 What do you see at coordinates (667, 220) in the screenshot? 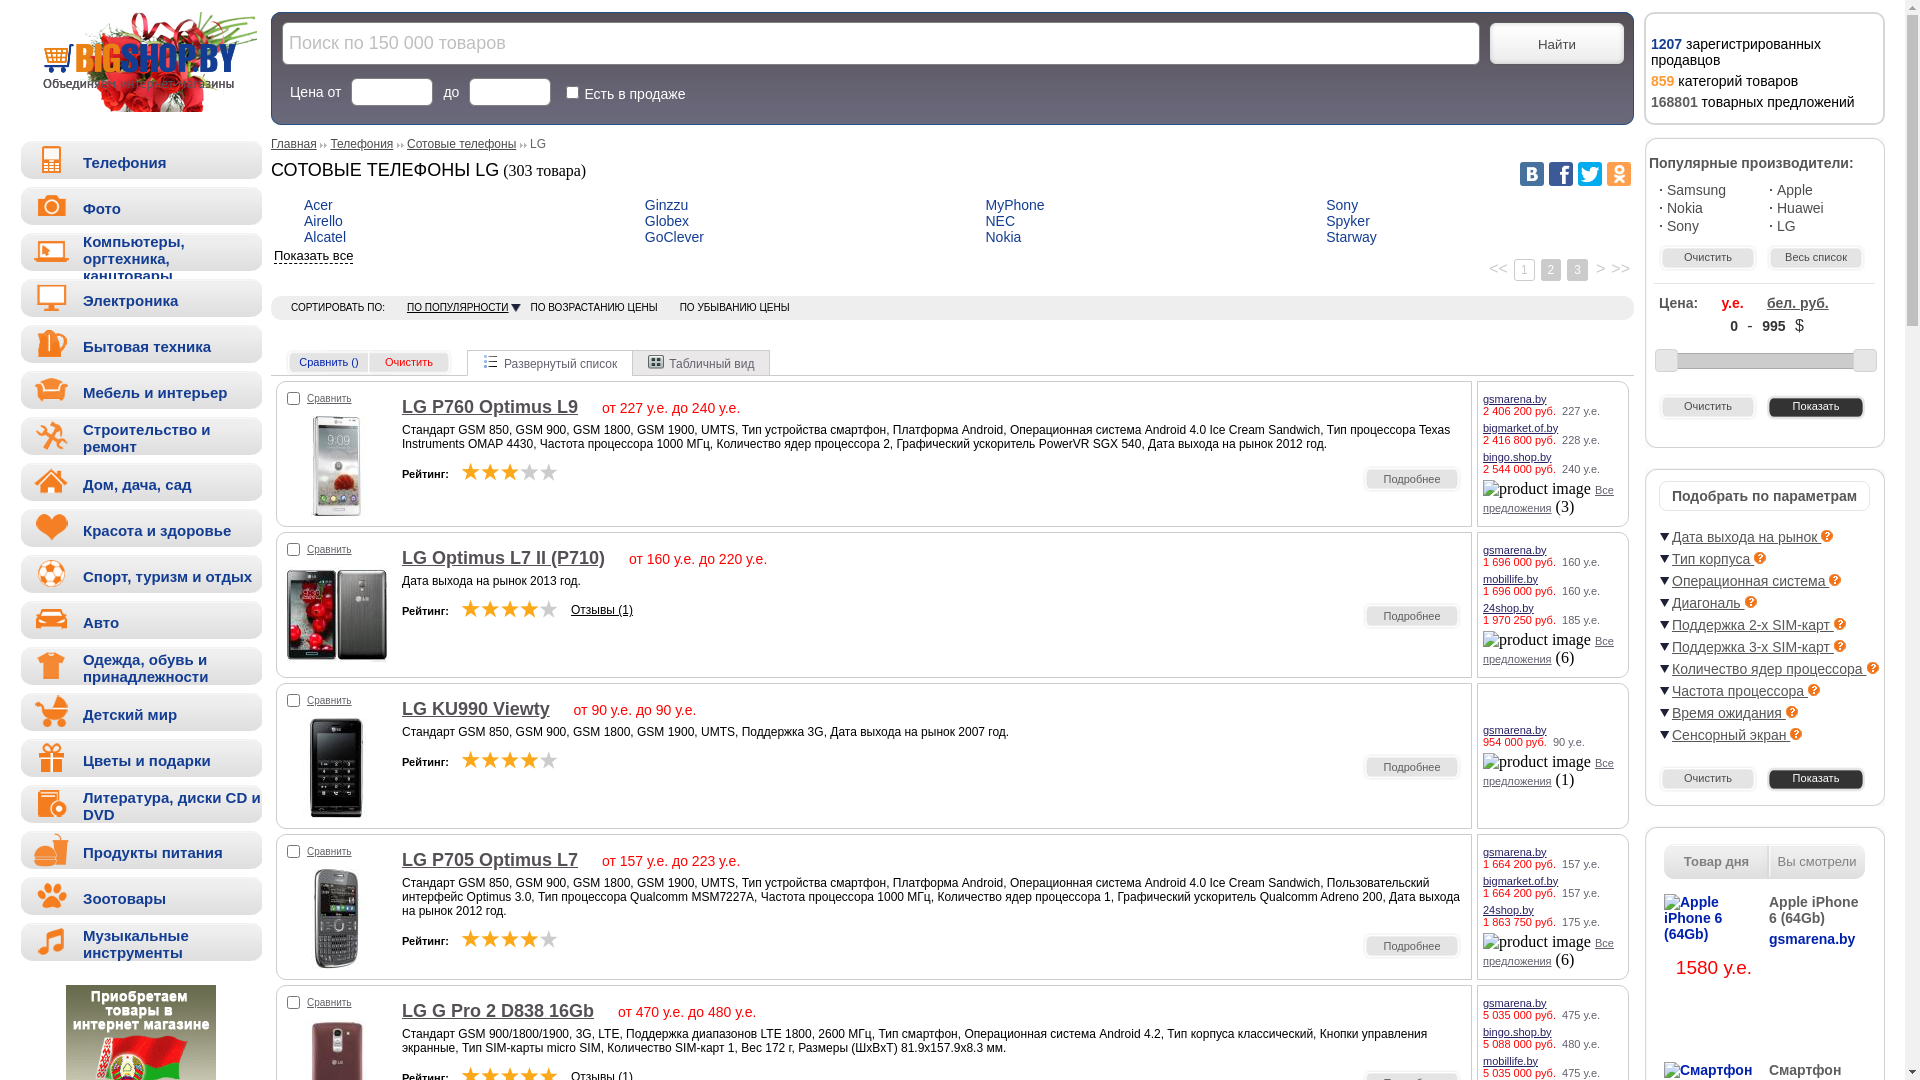
I see `'Globex'` at bounding box center [667, 220].